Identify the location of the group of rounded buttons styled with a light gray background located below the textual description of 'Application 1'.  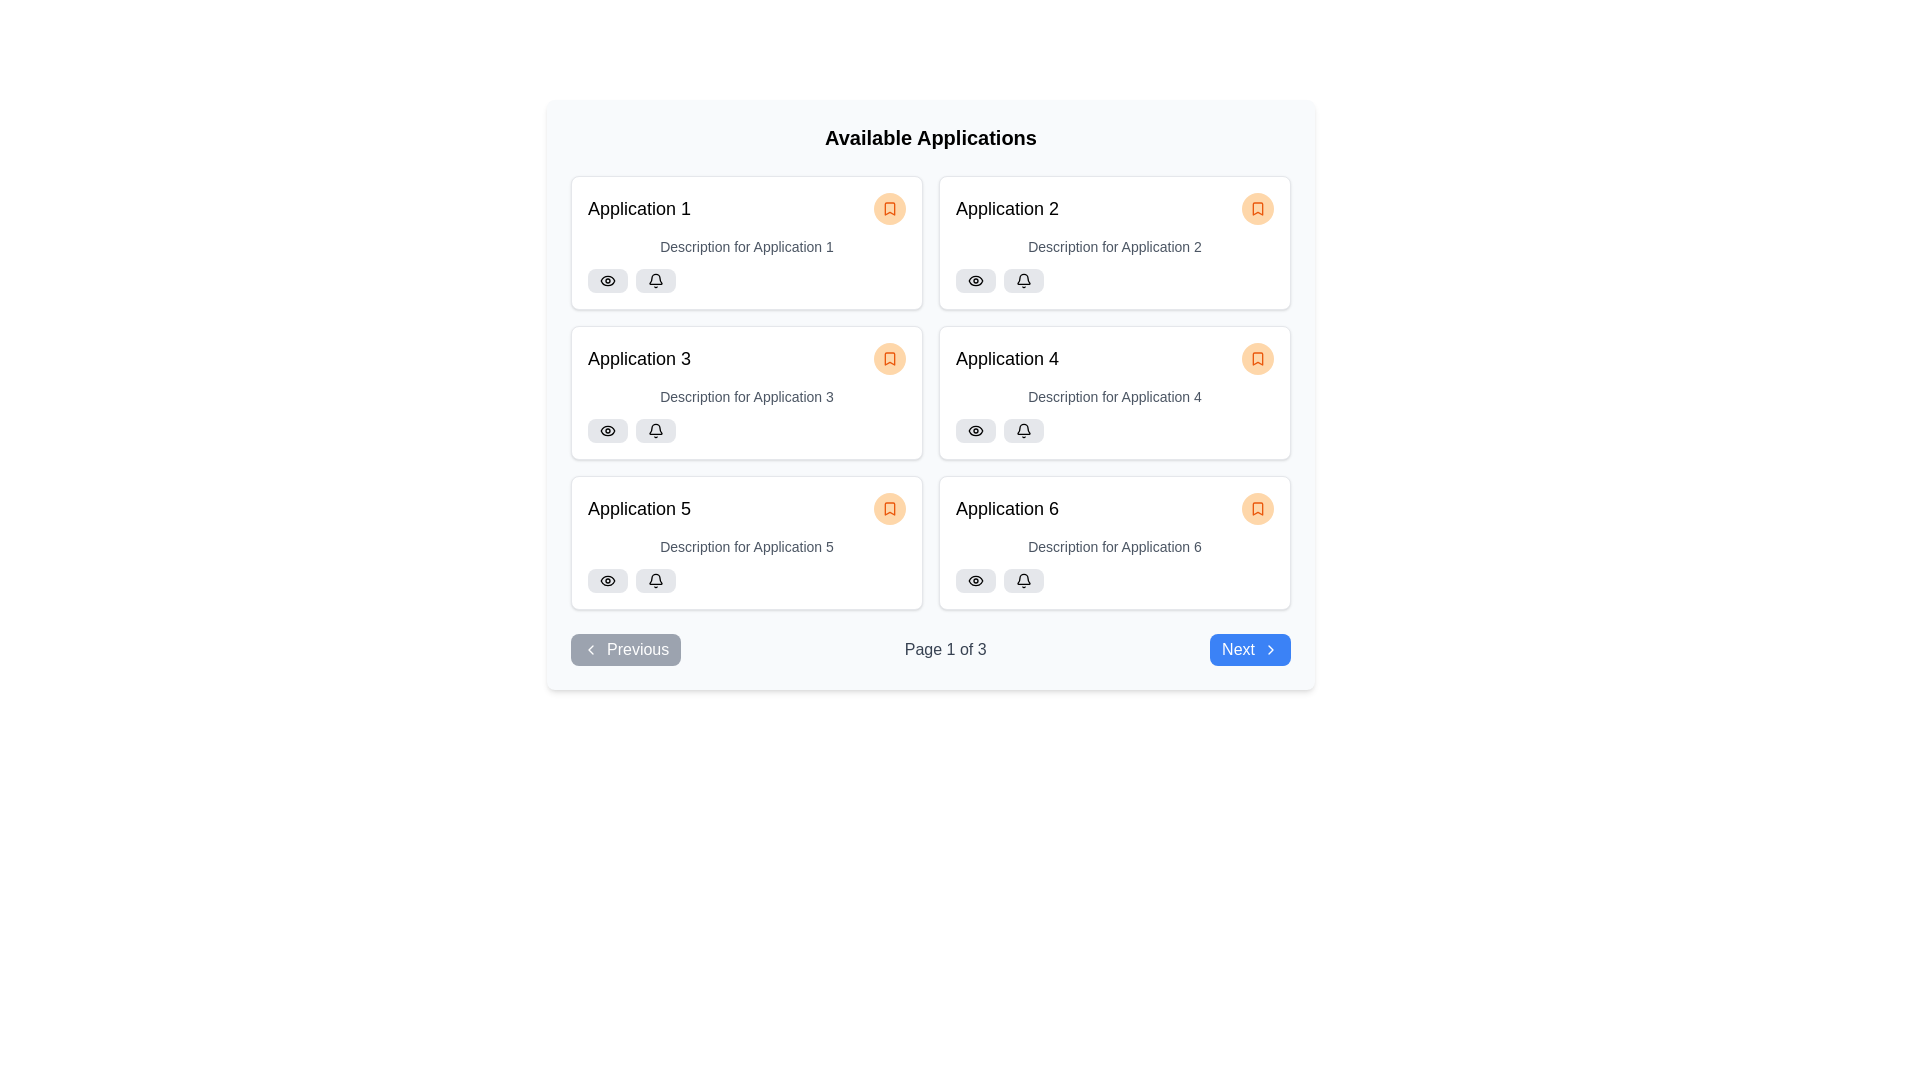
(746, 281).